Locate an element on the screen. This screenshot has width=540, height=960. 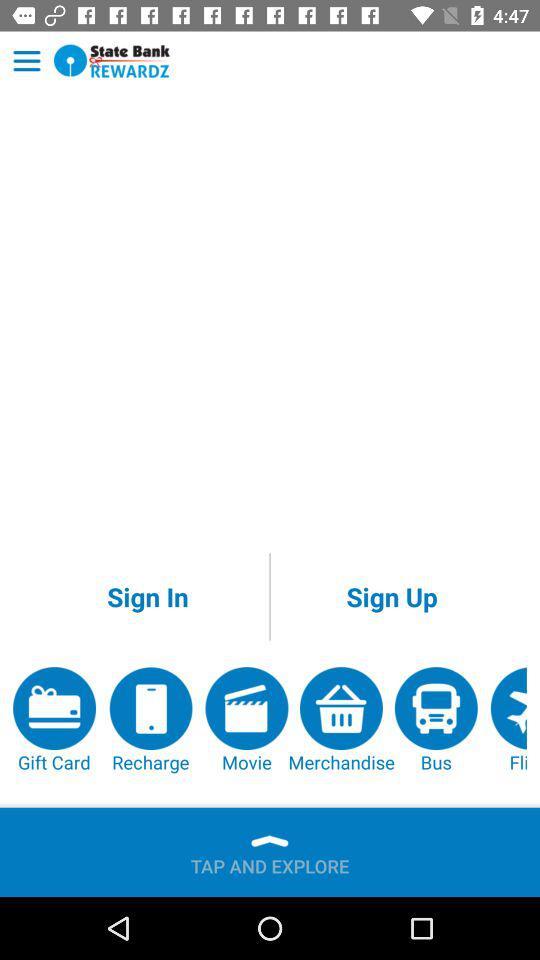
the item next to the merchandise item is located at coordinates (246, 720).